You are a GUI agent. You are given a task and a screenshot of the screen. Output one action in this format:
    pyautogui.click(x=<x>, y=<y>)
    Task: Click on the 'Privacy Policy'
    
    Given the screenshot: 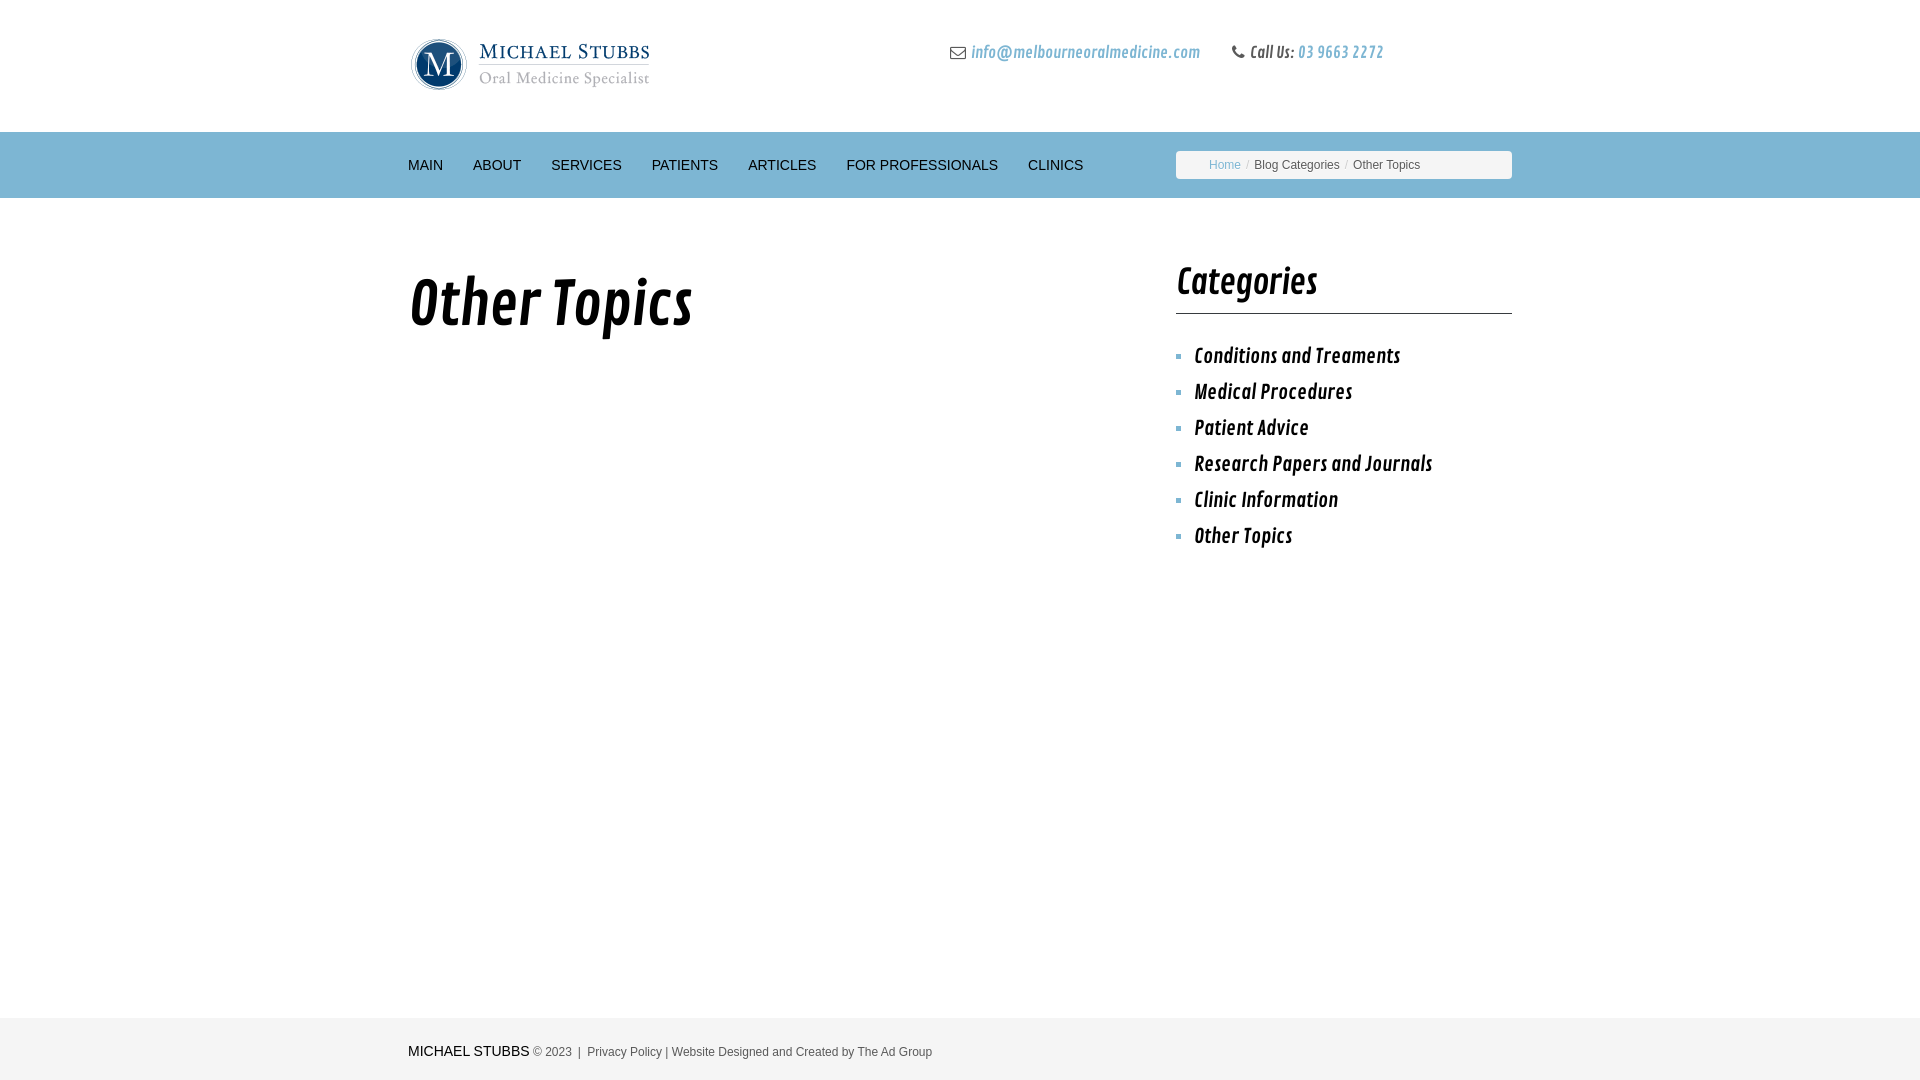 What is the action you would take?
    pyautogui.click(x=623, y=1051)
    